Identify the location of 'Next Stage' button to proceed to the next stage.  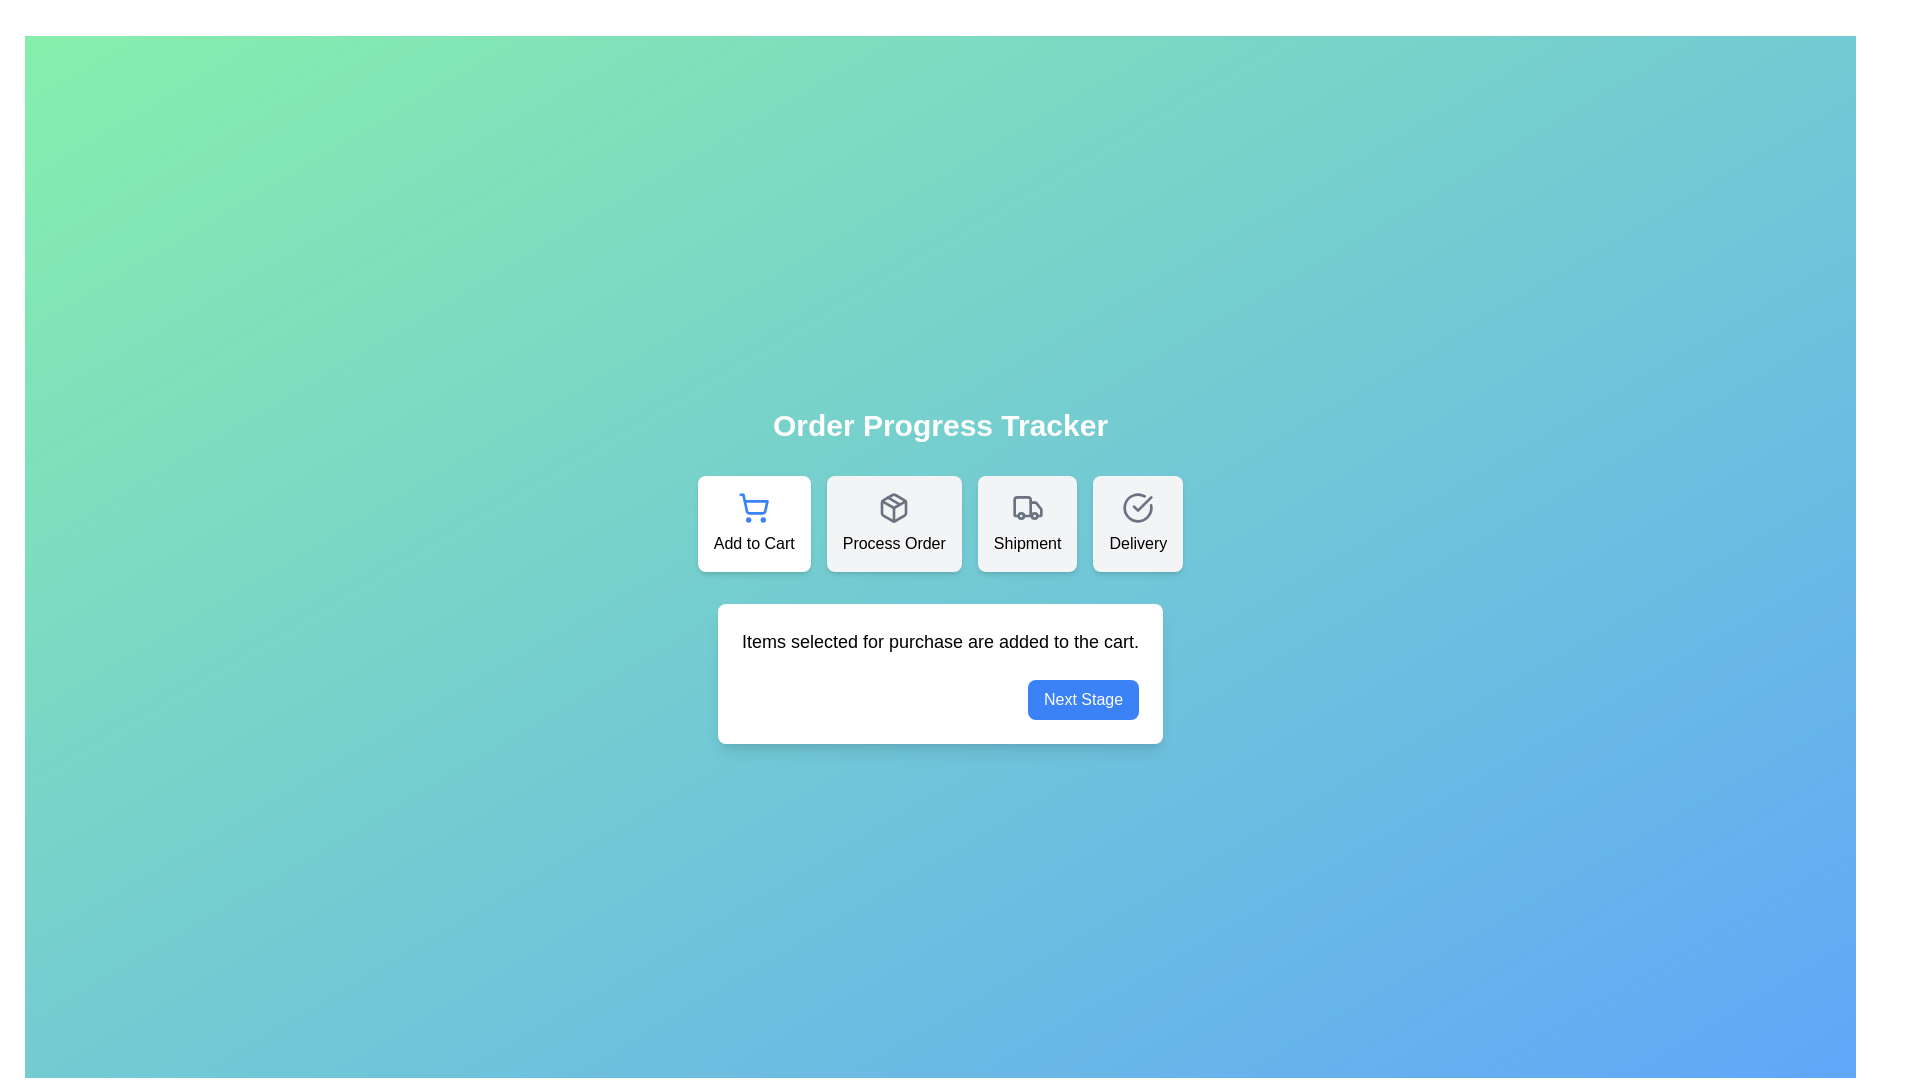
(1082, 698).